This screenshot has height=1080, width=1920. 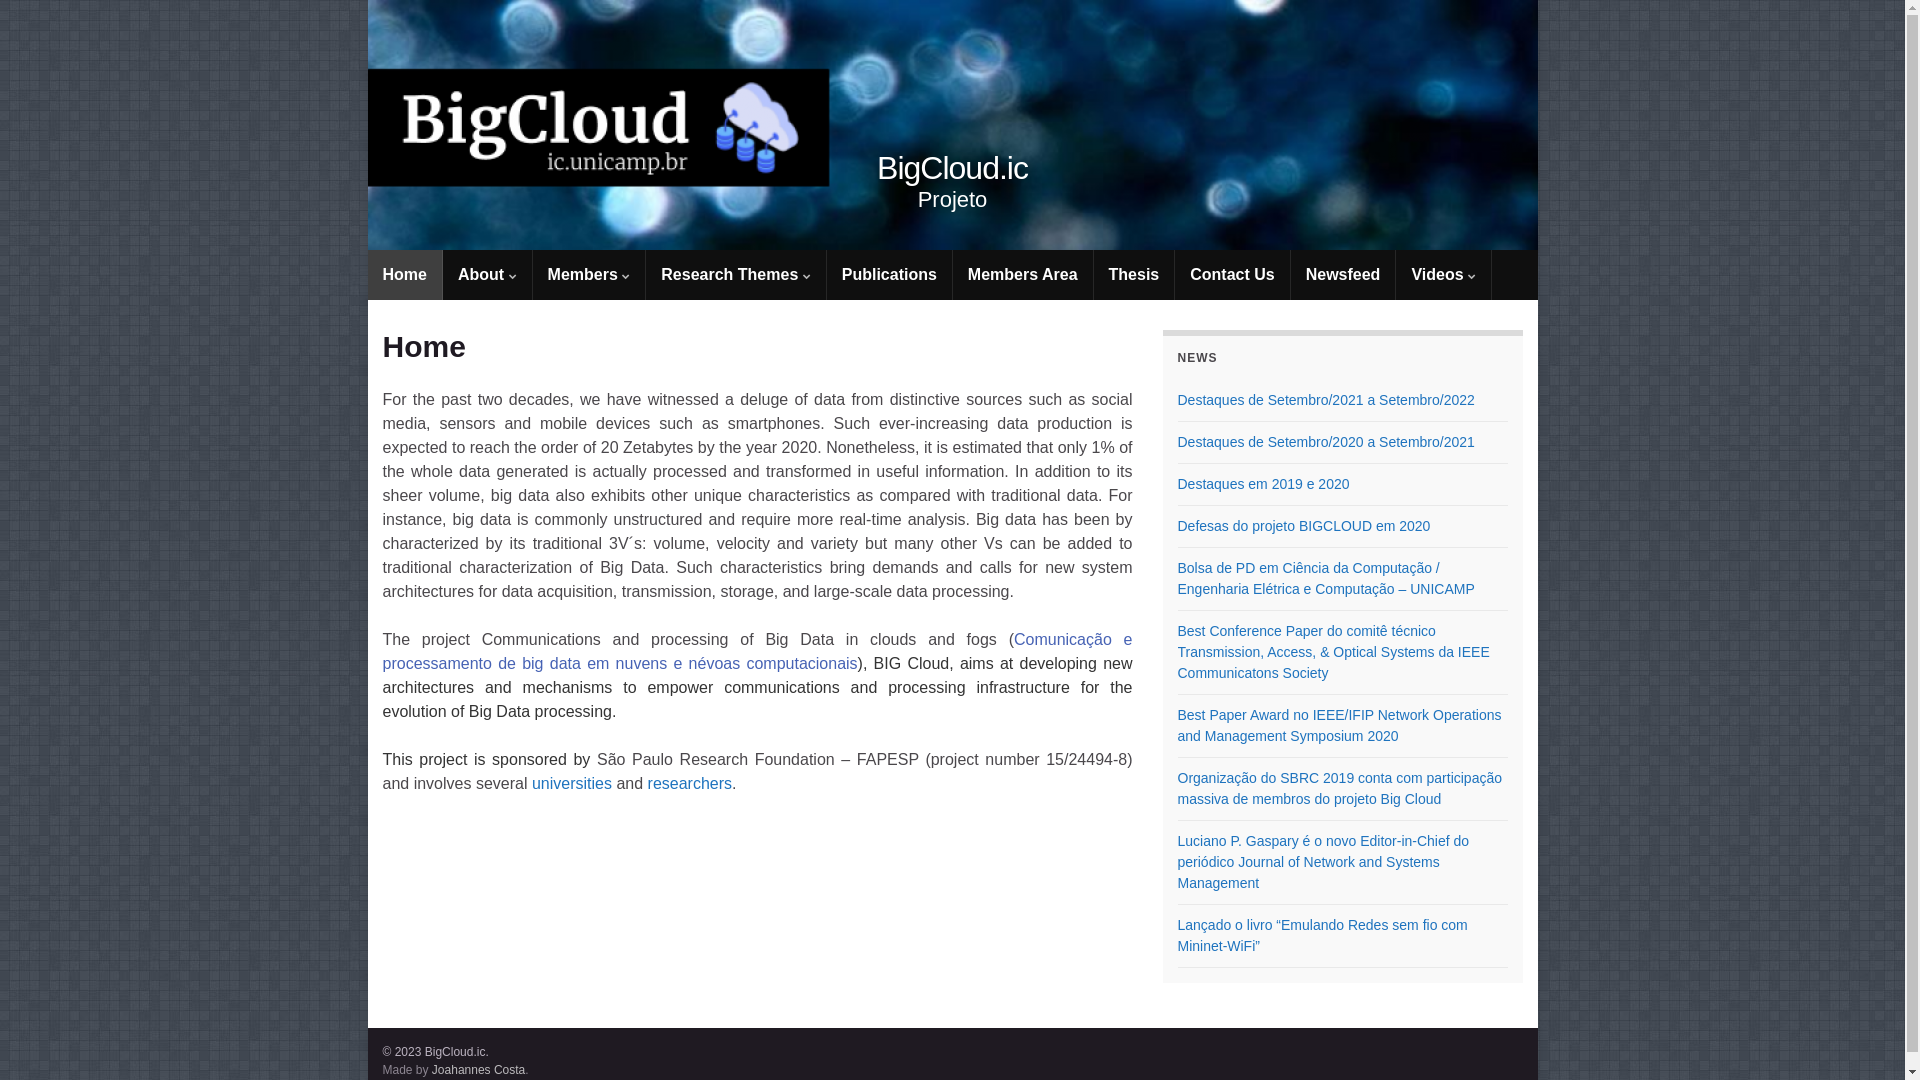 What do you see at coordinates (1262, 483) in the screenshot?
I see `'Destaques em 2019 e 2020'` at bounding box center [1262, 483].